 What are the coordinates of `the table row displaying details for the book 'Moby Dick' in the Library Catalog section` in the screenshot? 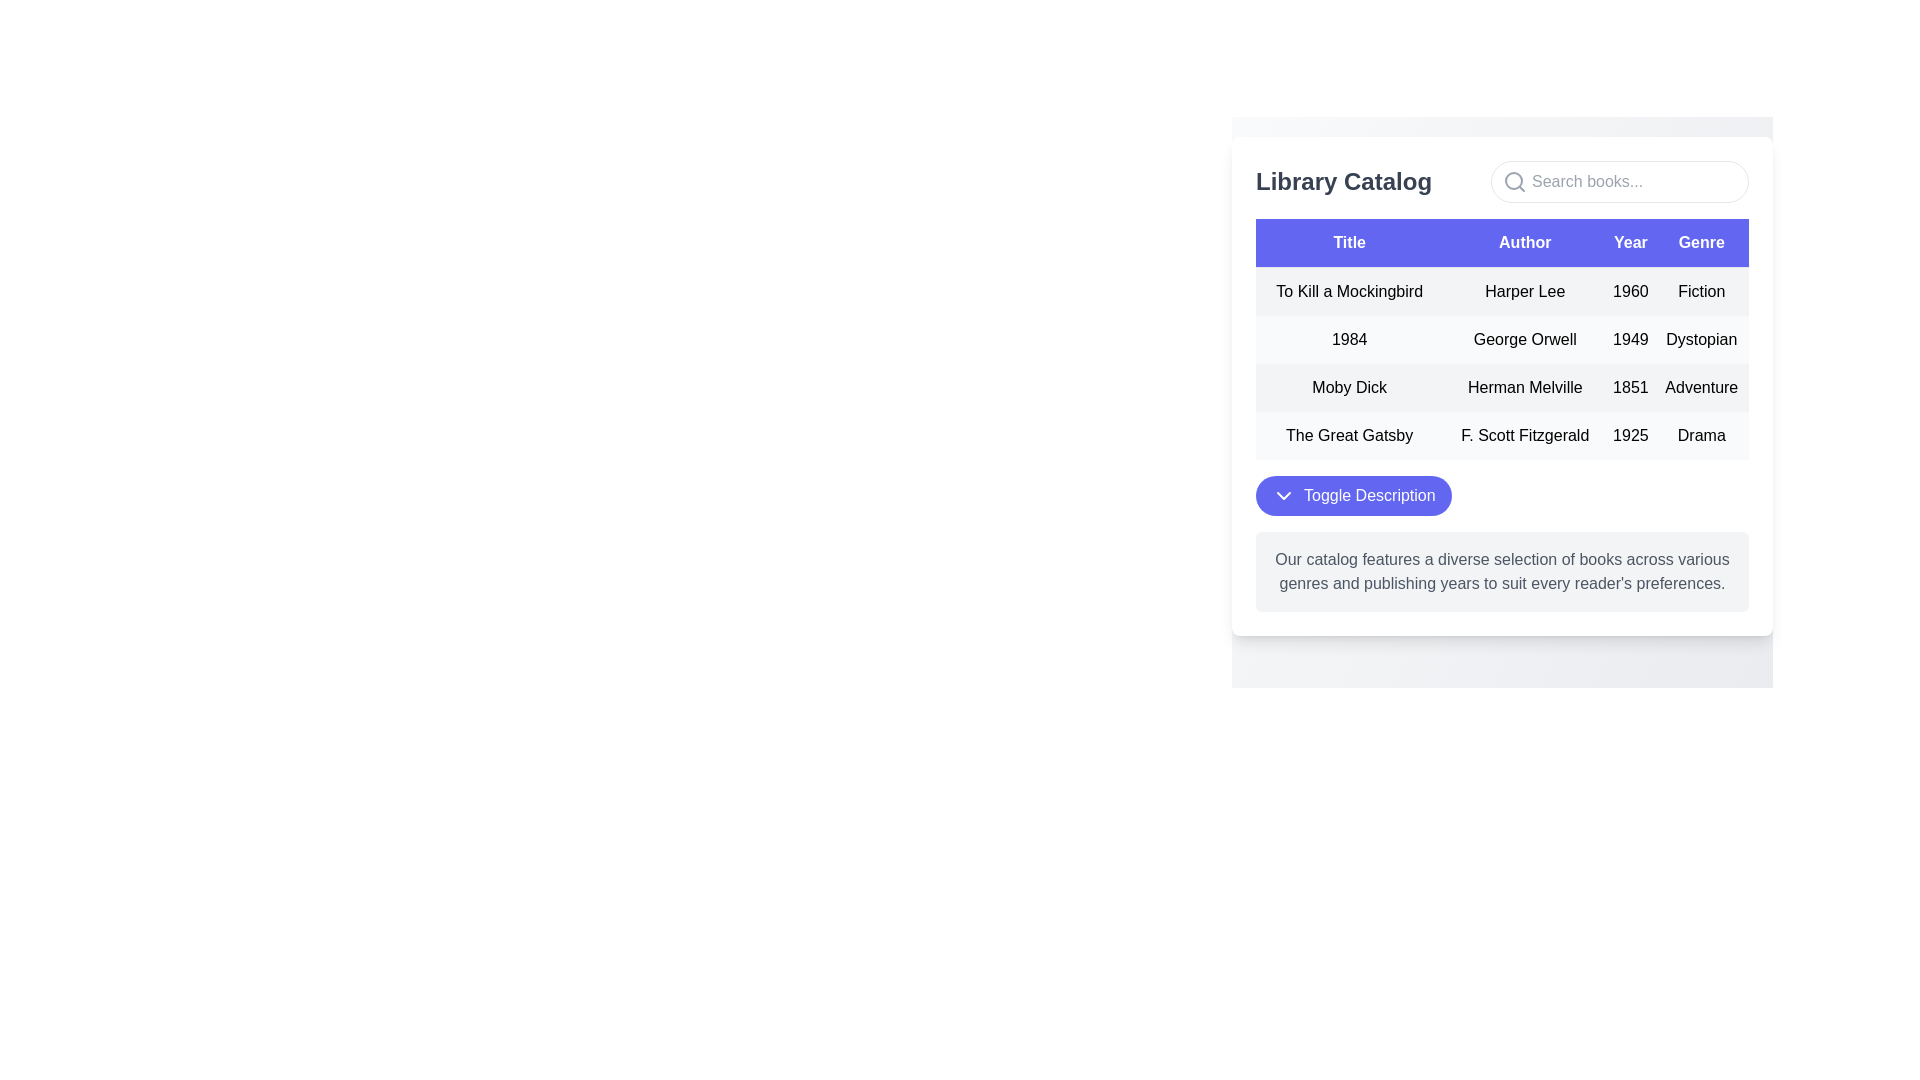 It's located at (1502, 388).